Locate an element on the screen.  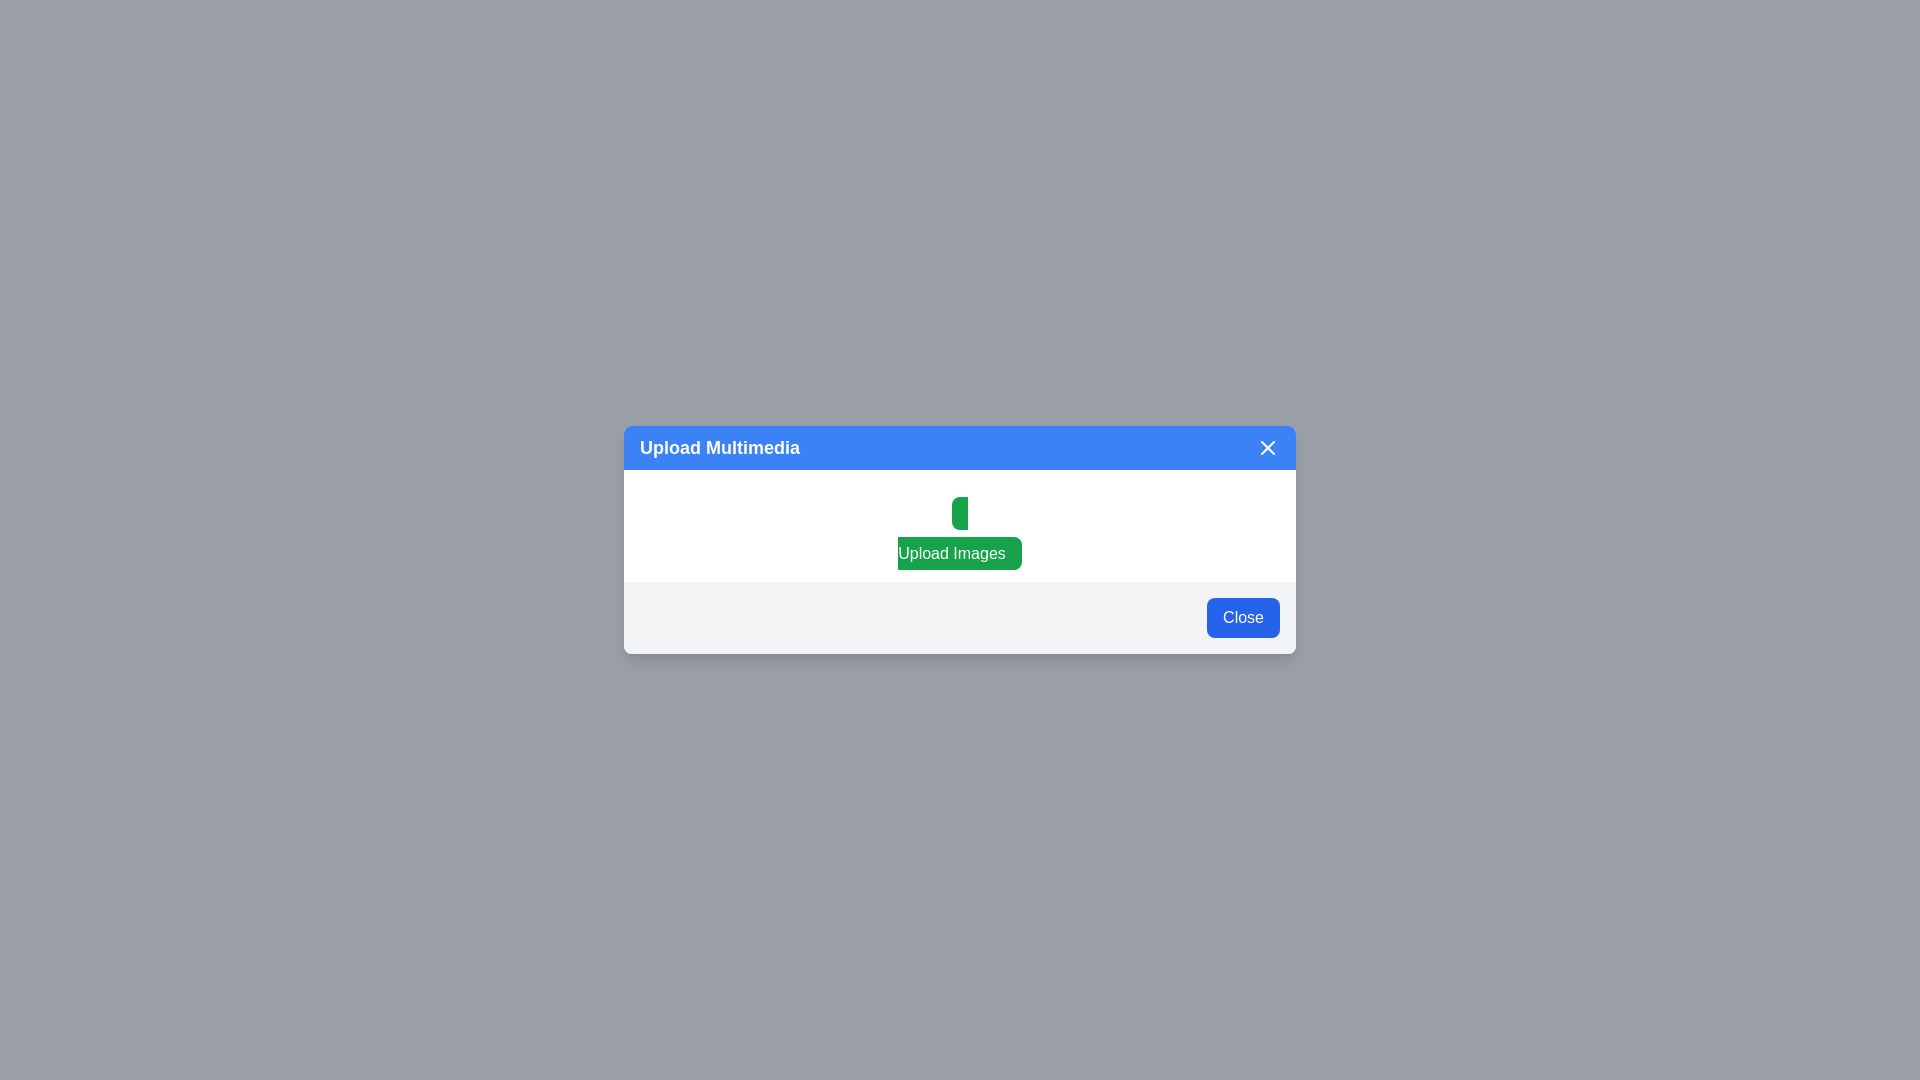
the green rectangular button labeled 'Upload Images' with an upward-pointing arrow icon is located at coordinates (960, 524).